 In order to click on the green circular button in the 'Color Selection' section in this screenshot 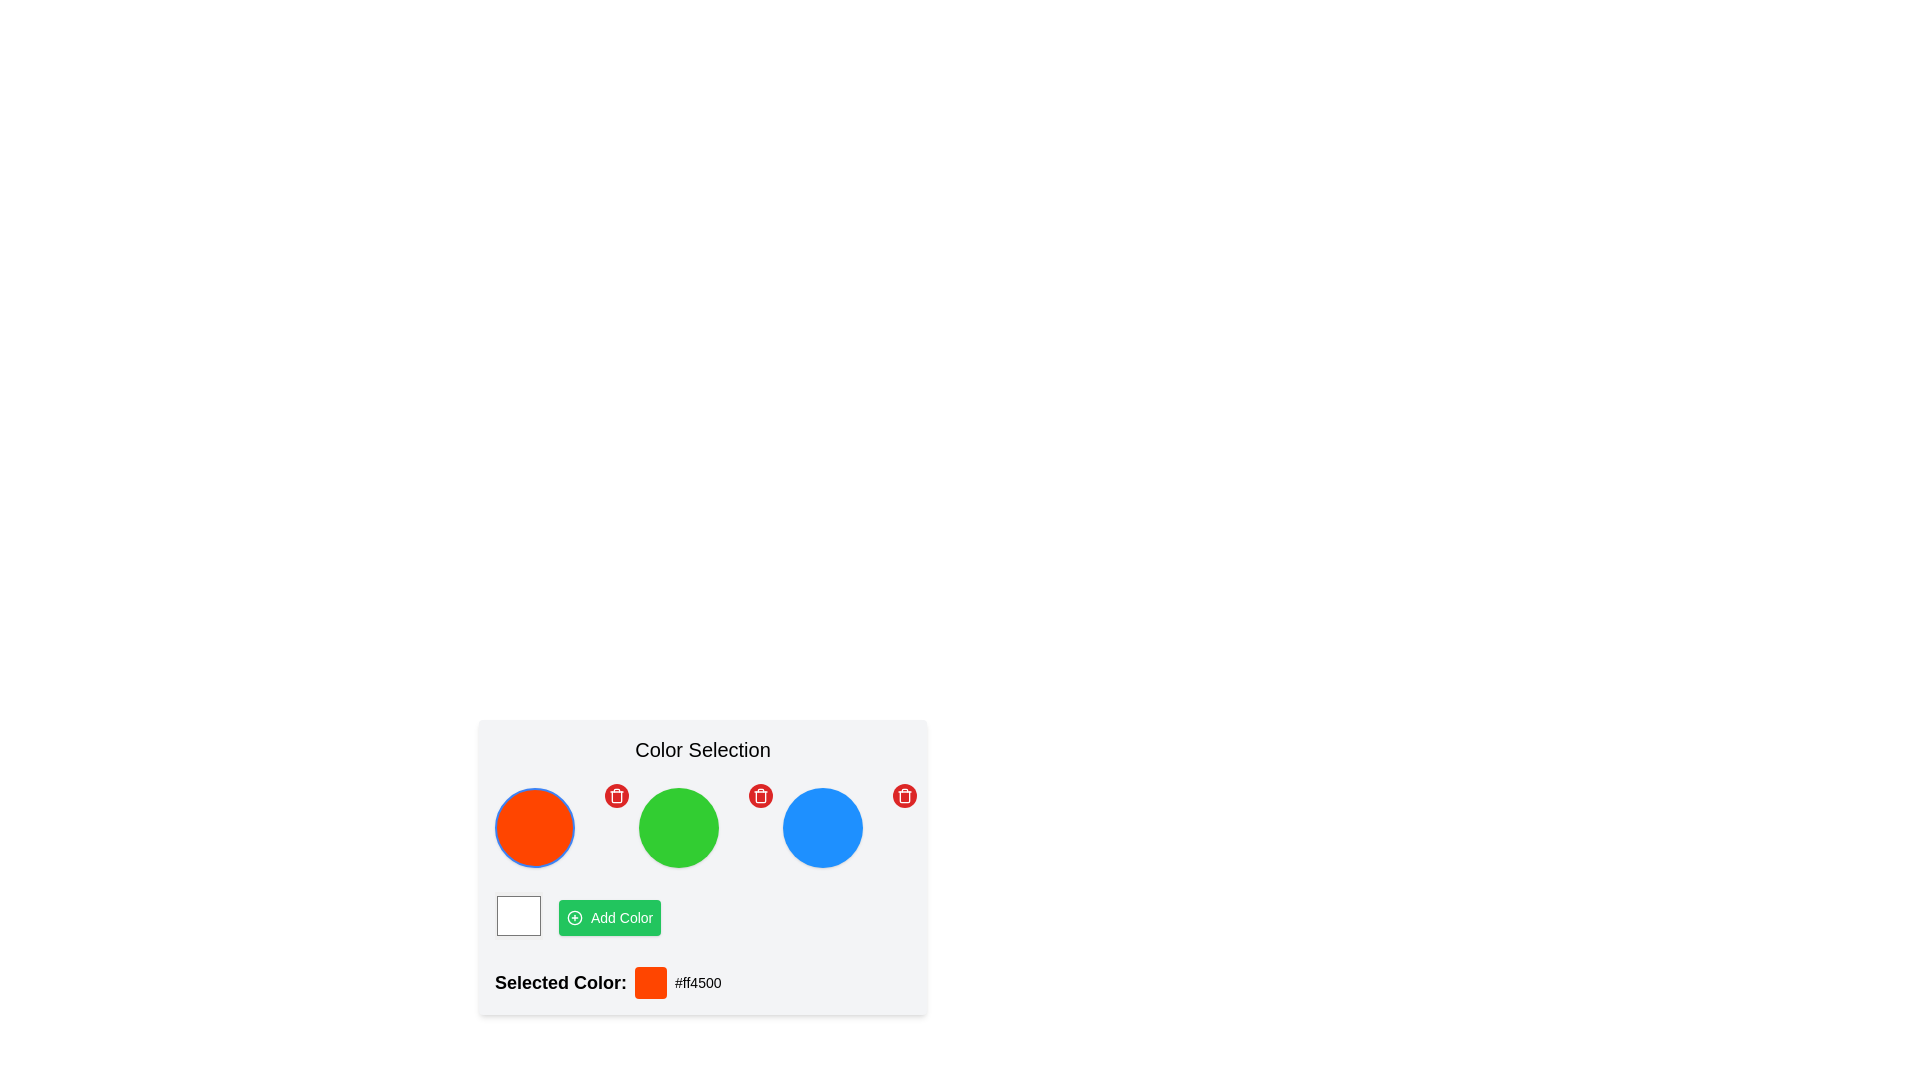, I will do `click(702, 828)`.